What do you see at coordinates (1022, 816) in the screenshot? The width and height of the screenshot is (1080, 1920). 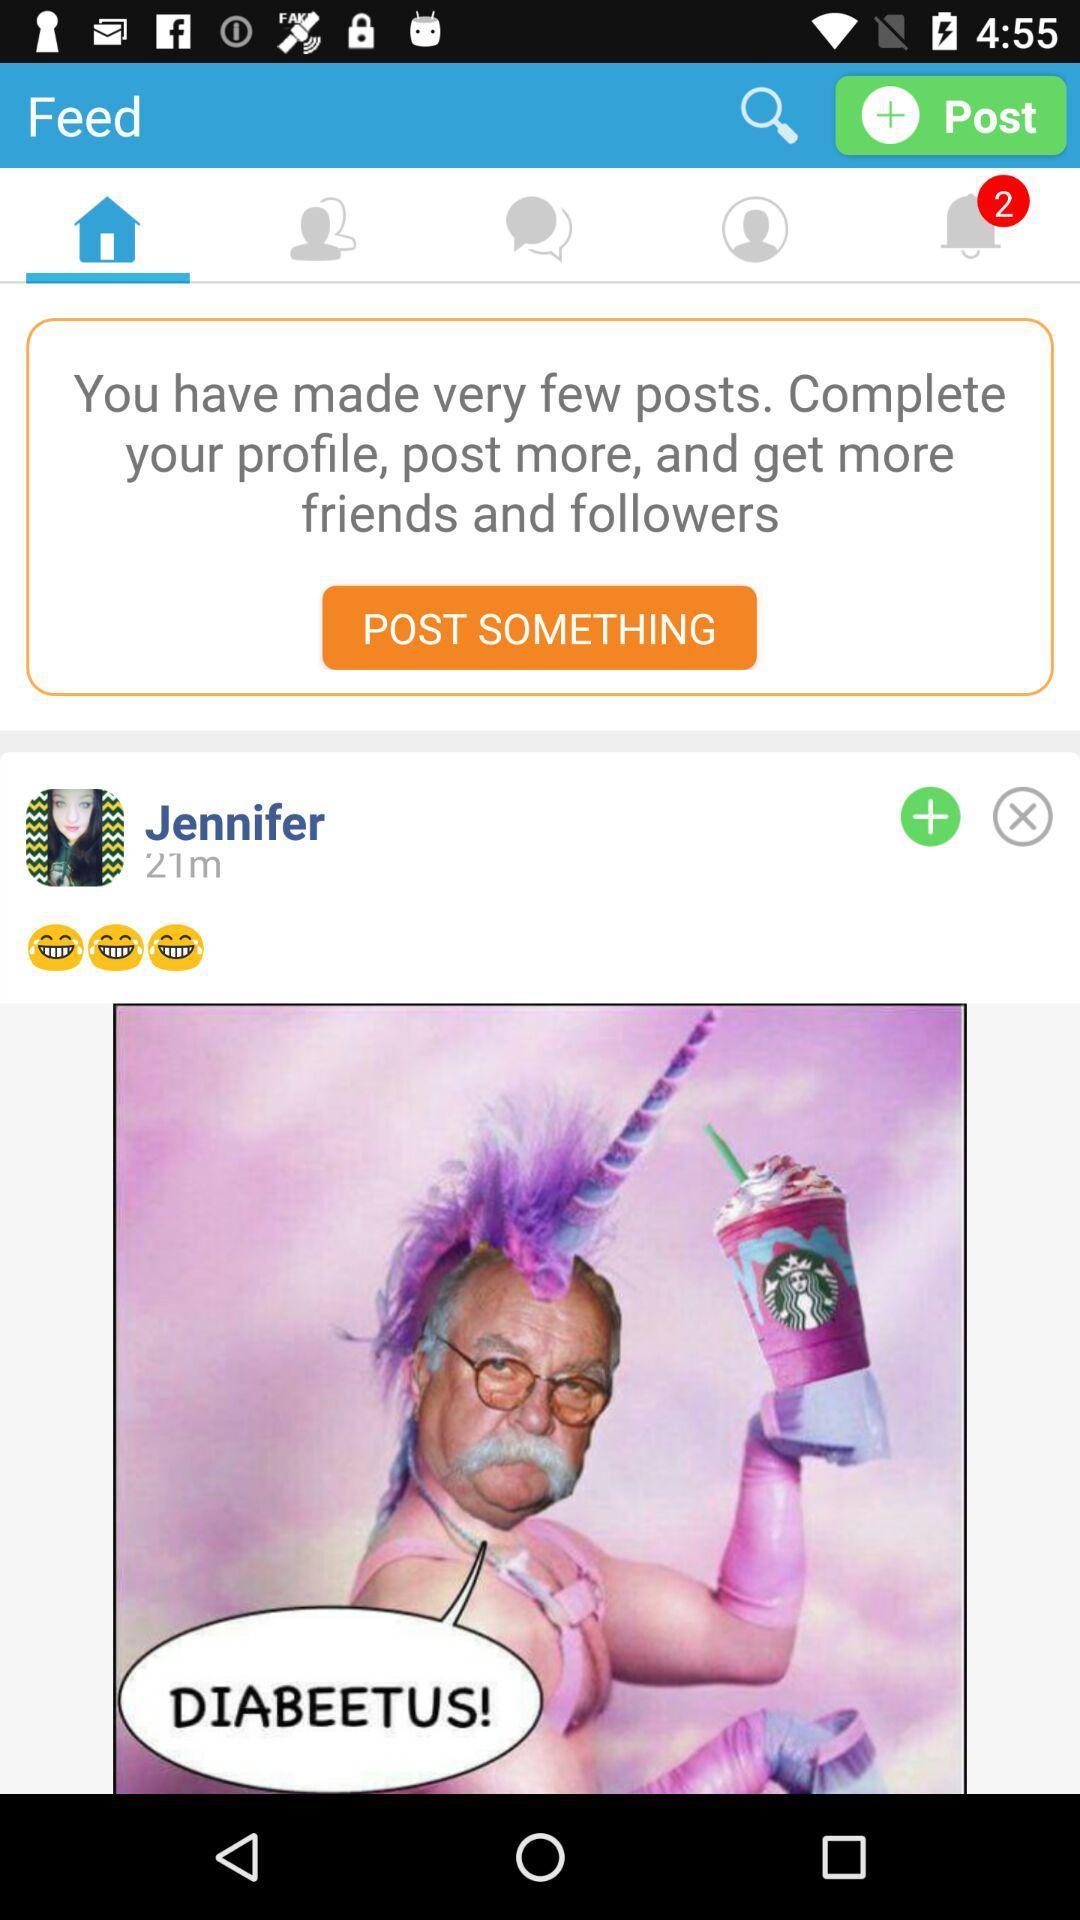 I see `delete this post` at bounding box center [1022, 816].